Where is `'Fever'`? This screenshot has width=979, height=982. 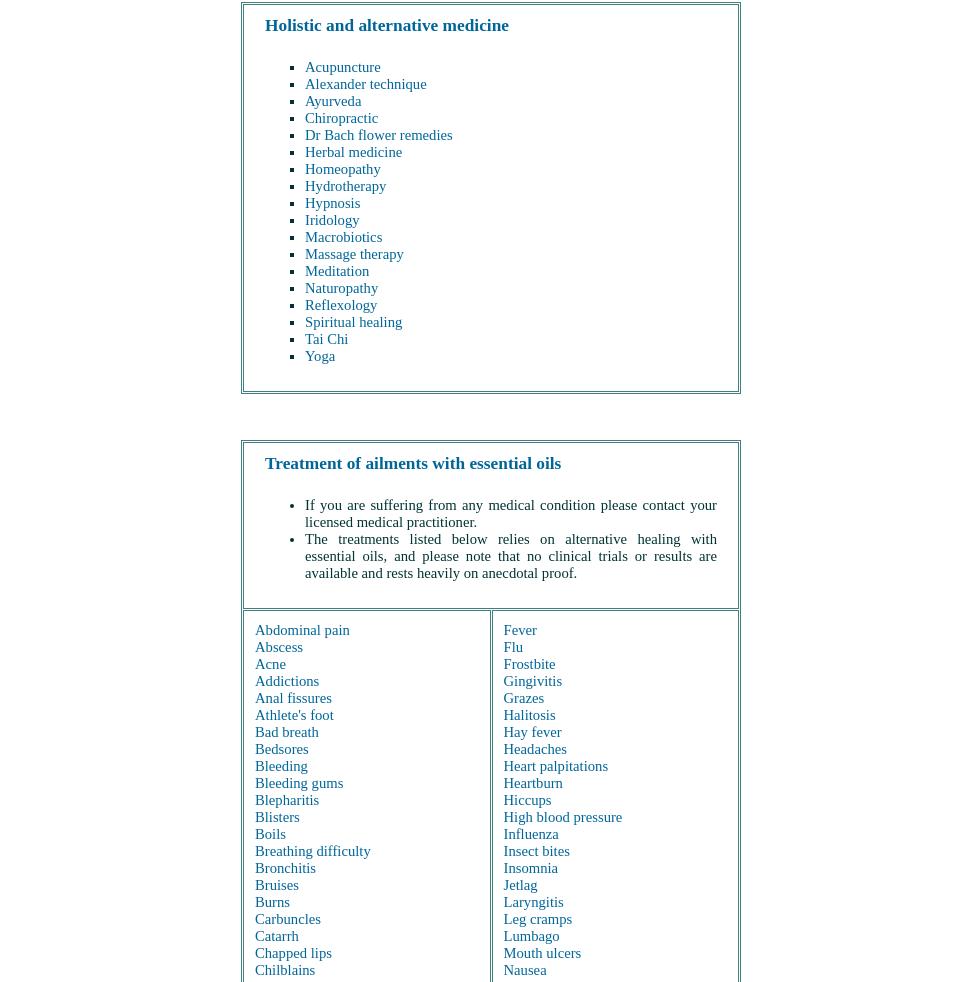 'Fever' is located at coordinates (502, 627).